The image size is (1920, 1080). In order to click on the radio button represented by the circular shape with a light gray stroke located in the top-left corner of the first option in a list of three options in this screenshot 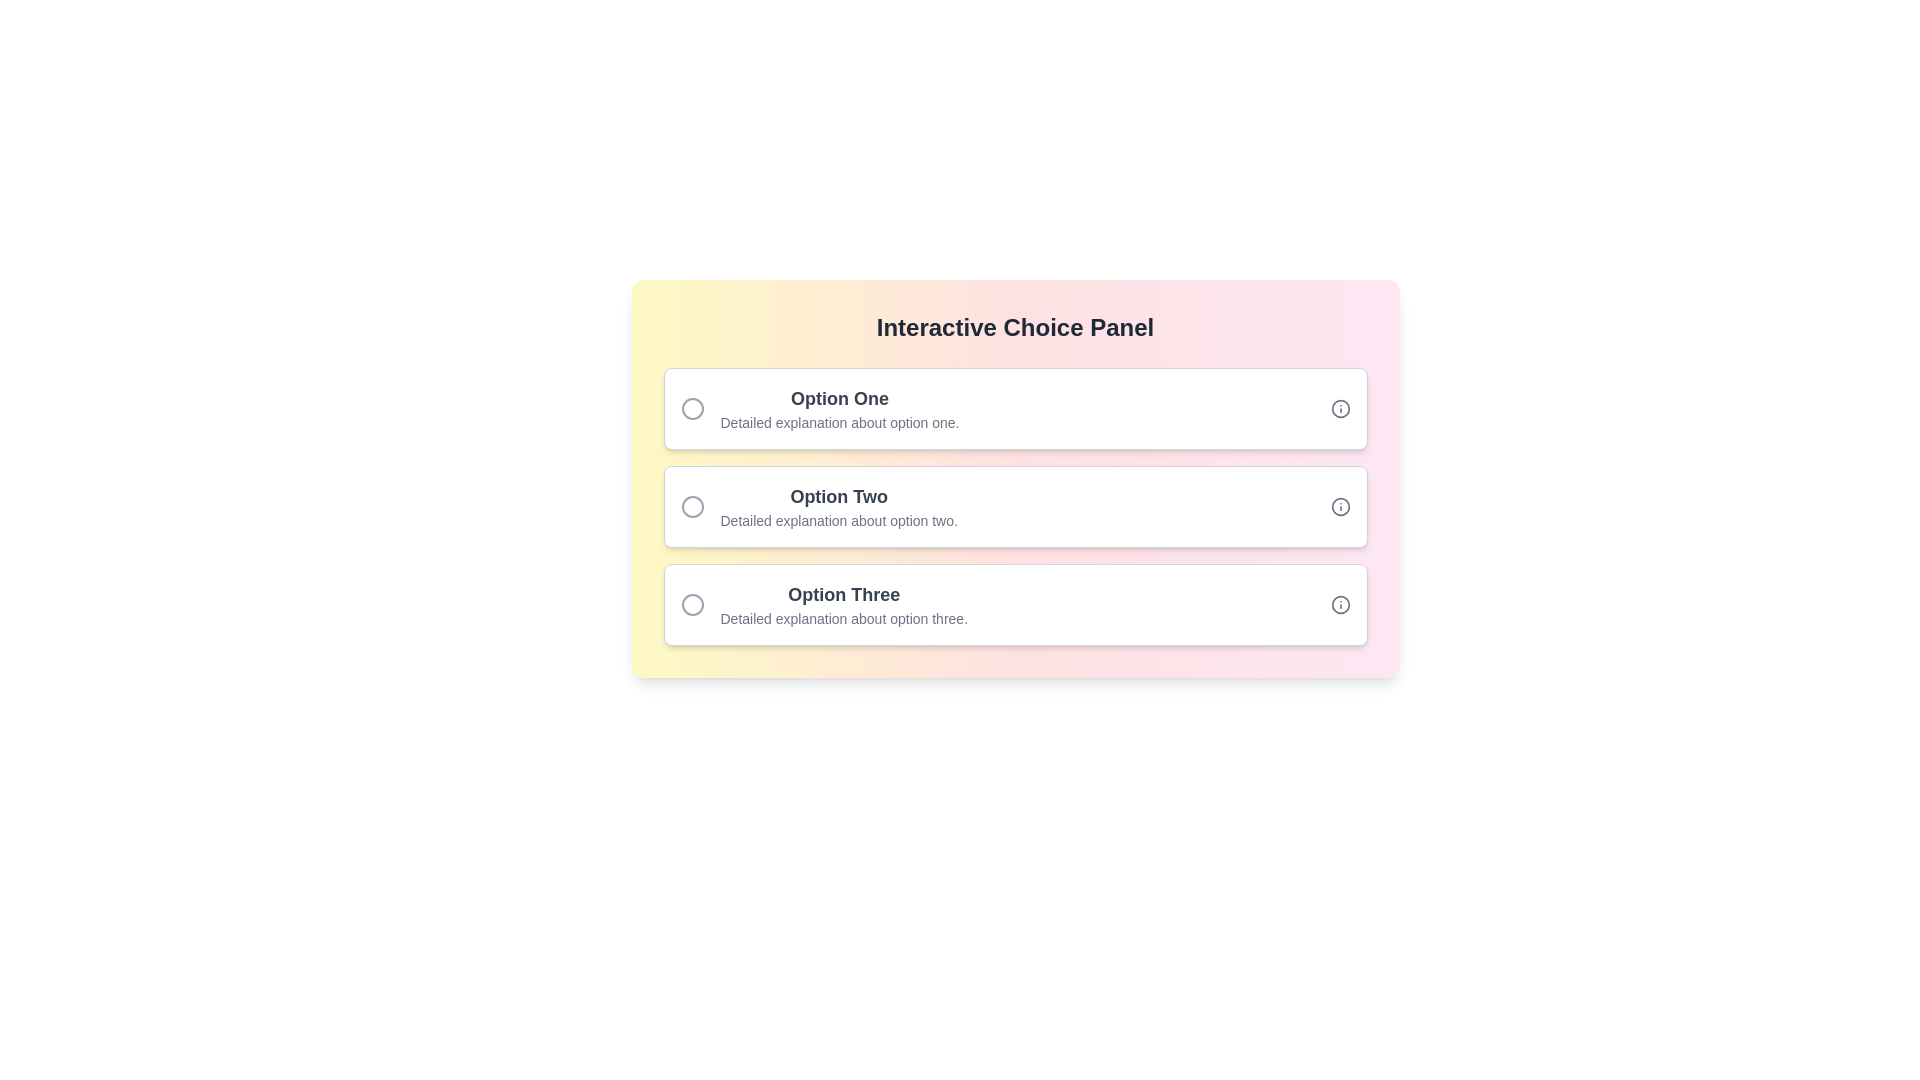, I will do `click(692, 407)`.